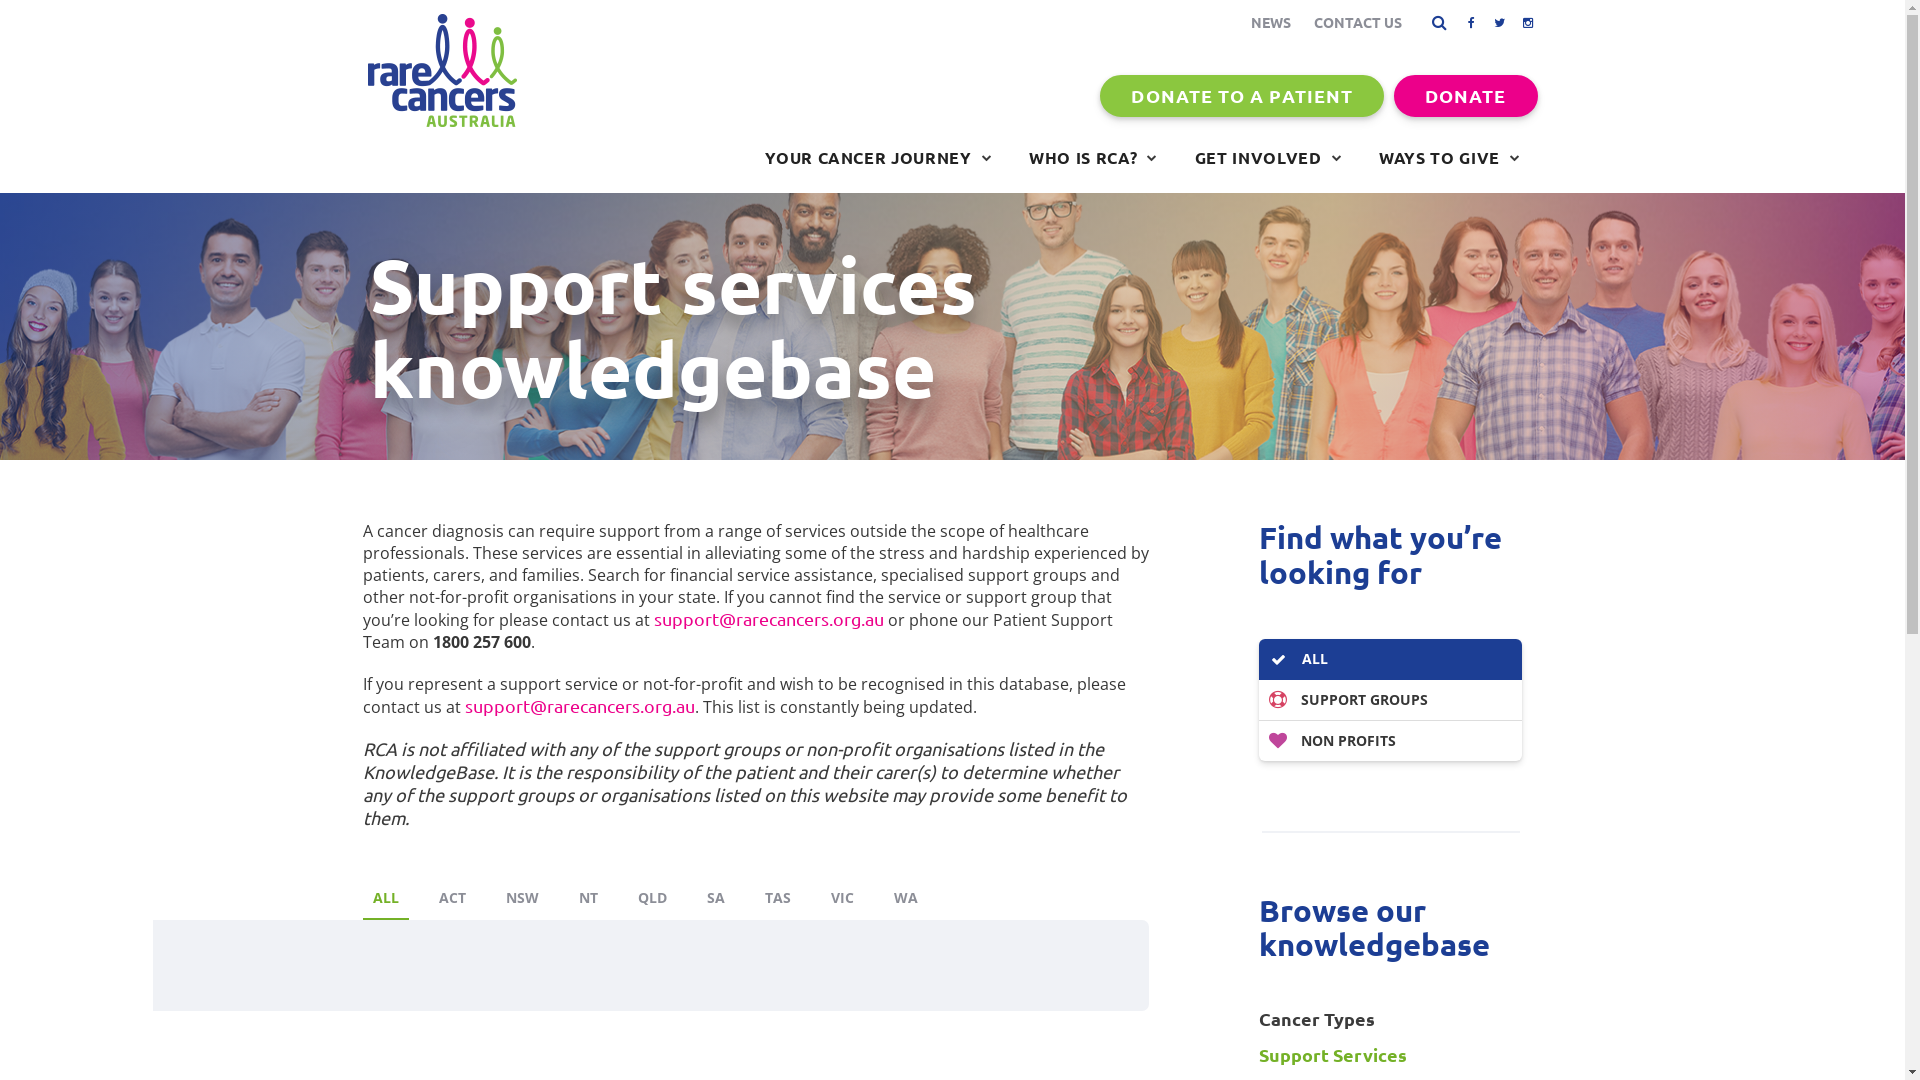 Image resolution: width=1920 pixels, height=1080 pixels. I want to click on 'ACT', so click(450, 898).